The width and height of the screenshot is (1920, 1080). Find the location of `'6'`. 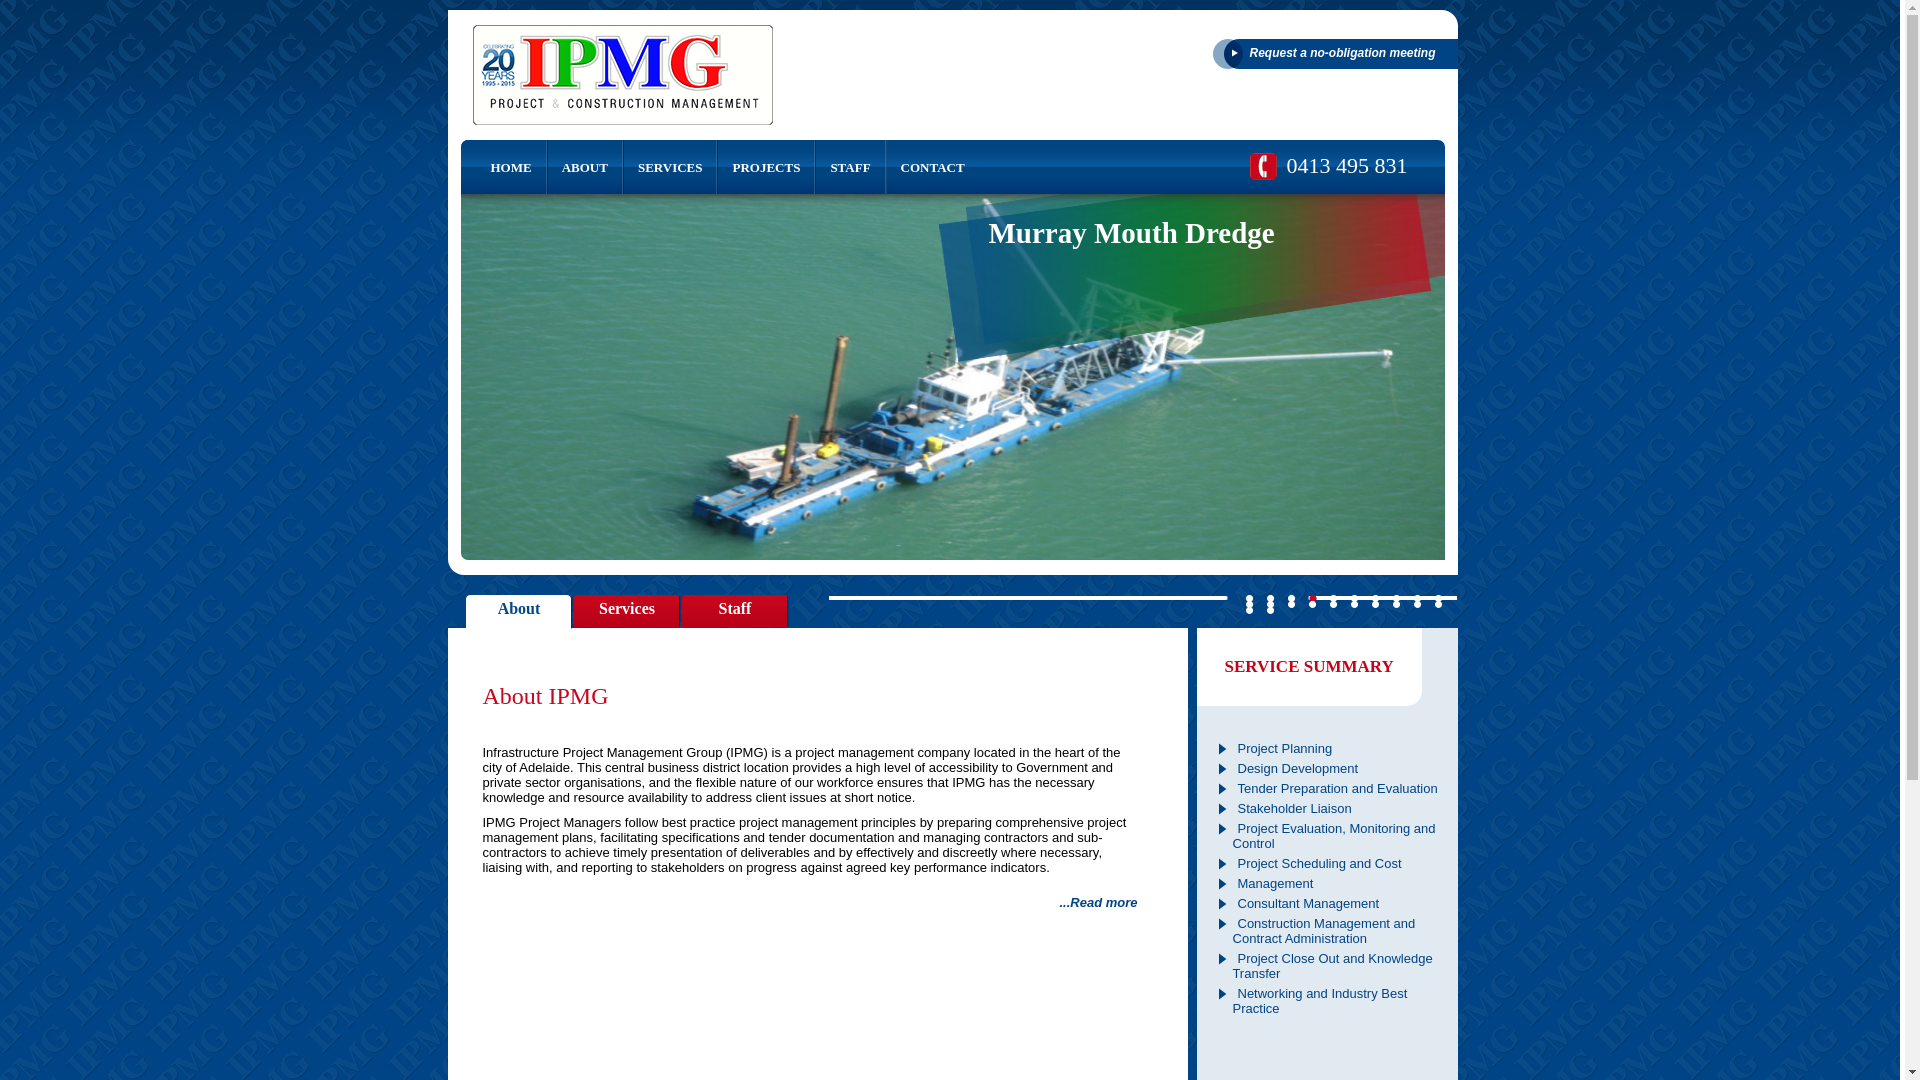

'6' is located at coordinates (1349, 596).